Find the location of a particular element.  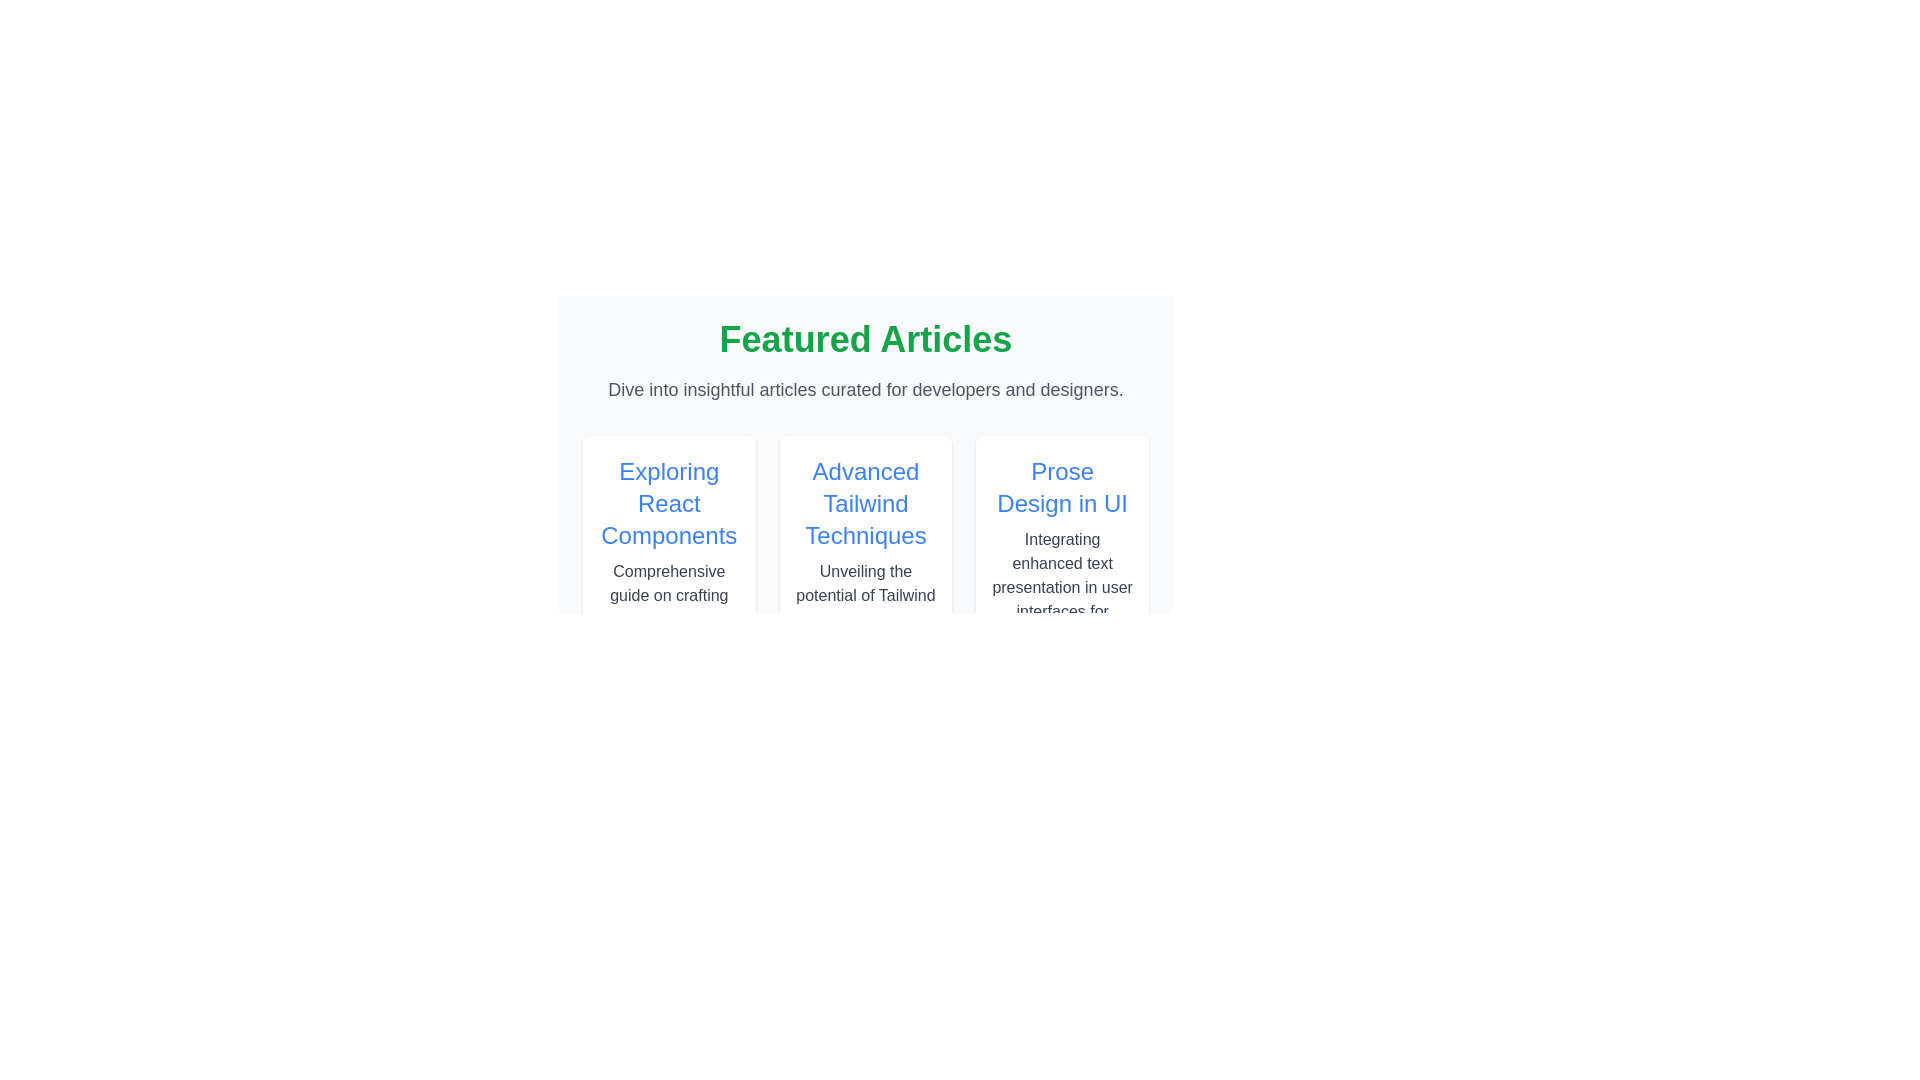

the Text label located at the bottom section of the card layout, which is the third card from the left, providing descriptive information related to the heading 'Prose Design in UI' is located at coordinates (1061, 586).